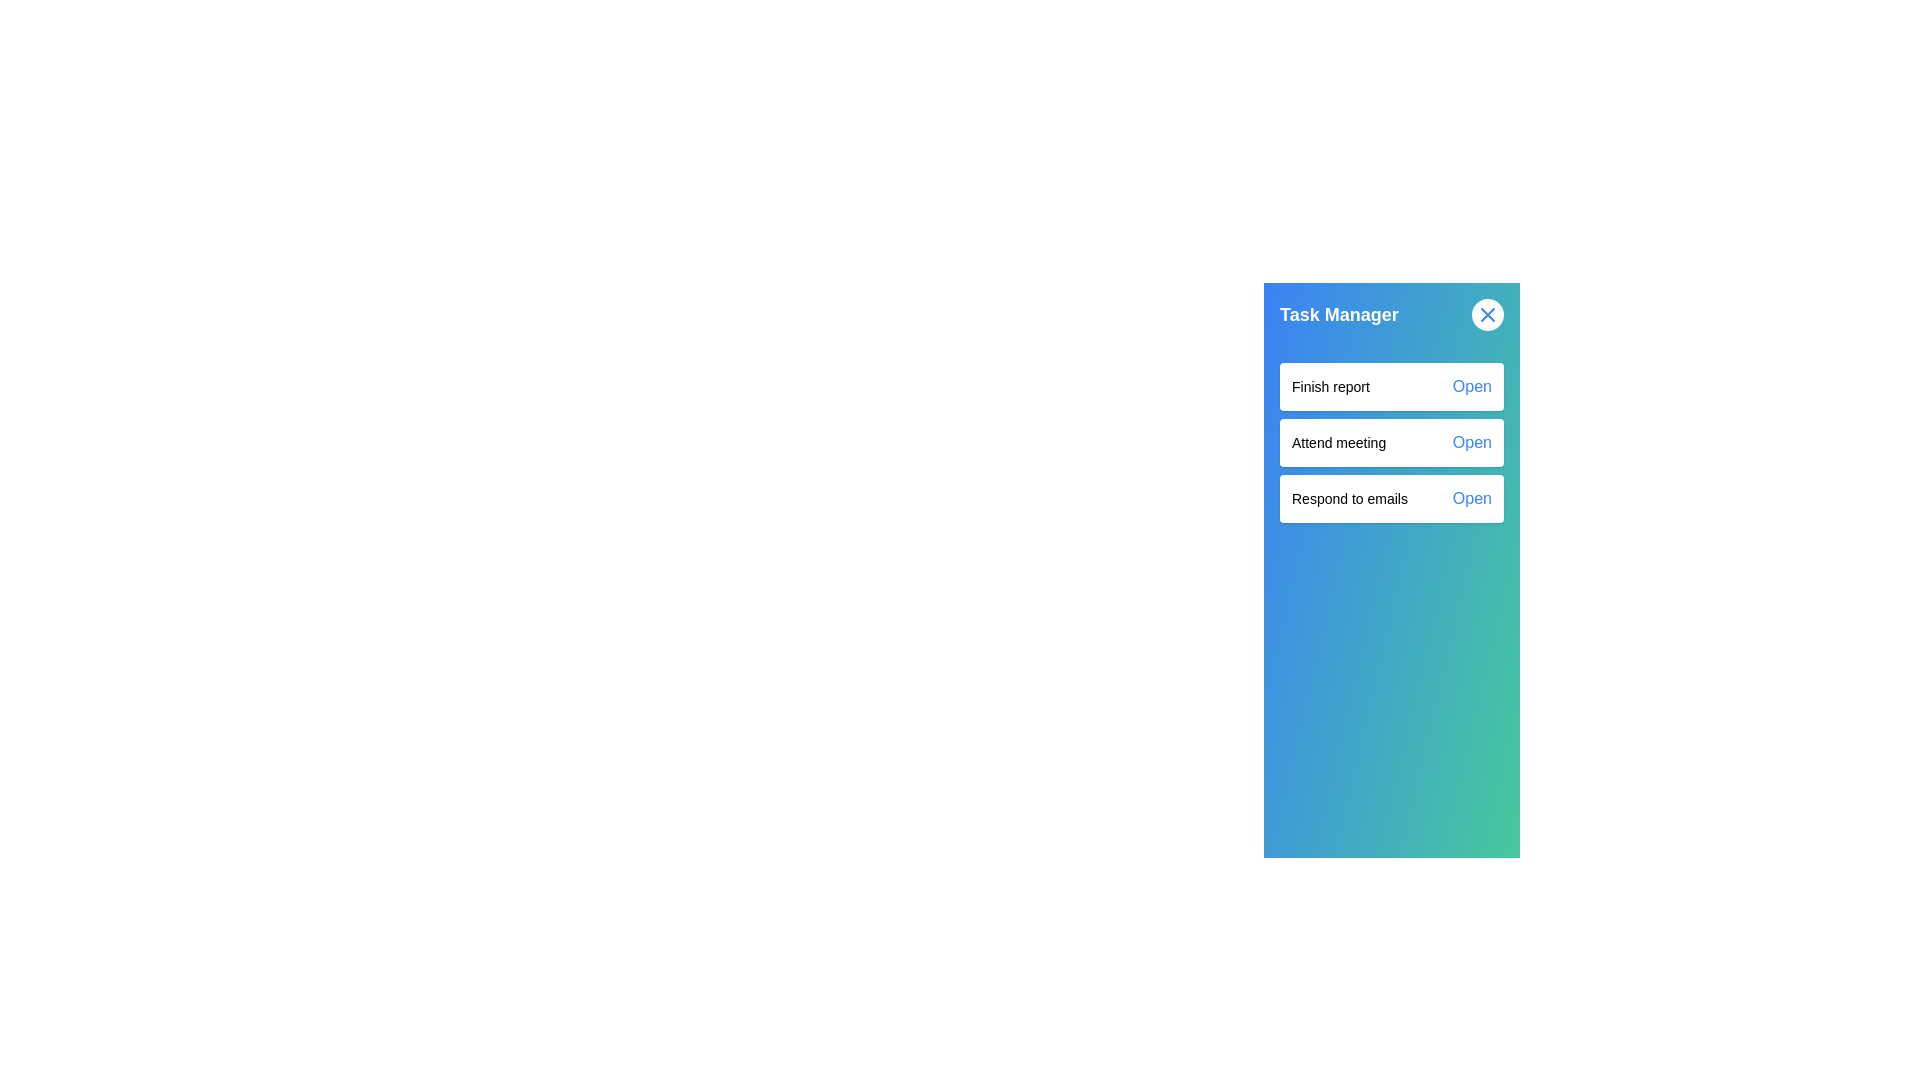 The width and height of the screenshot is (1920, 1080). What do you see at coordinates (1488, 315) in the screenshot?
I see `the 'X' icon button with a blue color and circular white background in the top-right corner of the 'Task Manager' panel` at bounding box center [1488, 315].